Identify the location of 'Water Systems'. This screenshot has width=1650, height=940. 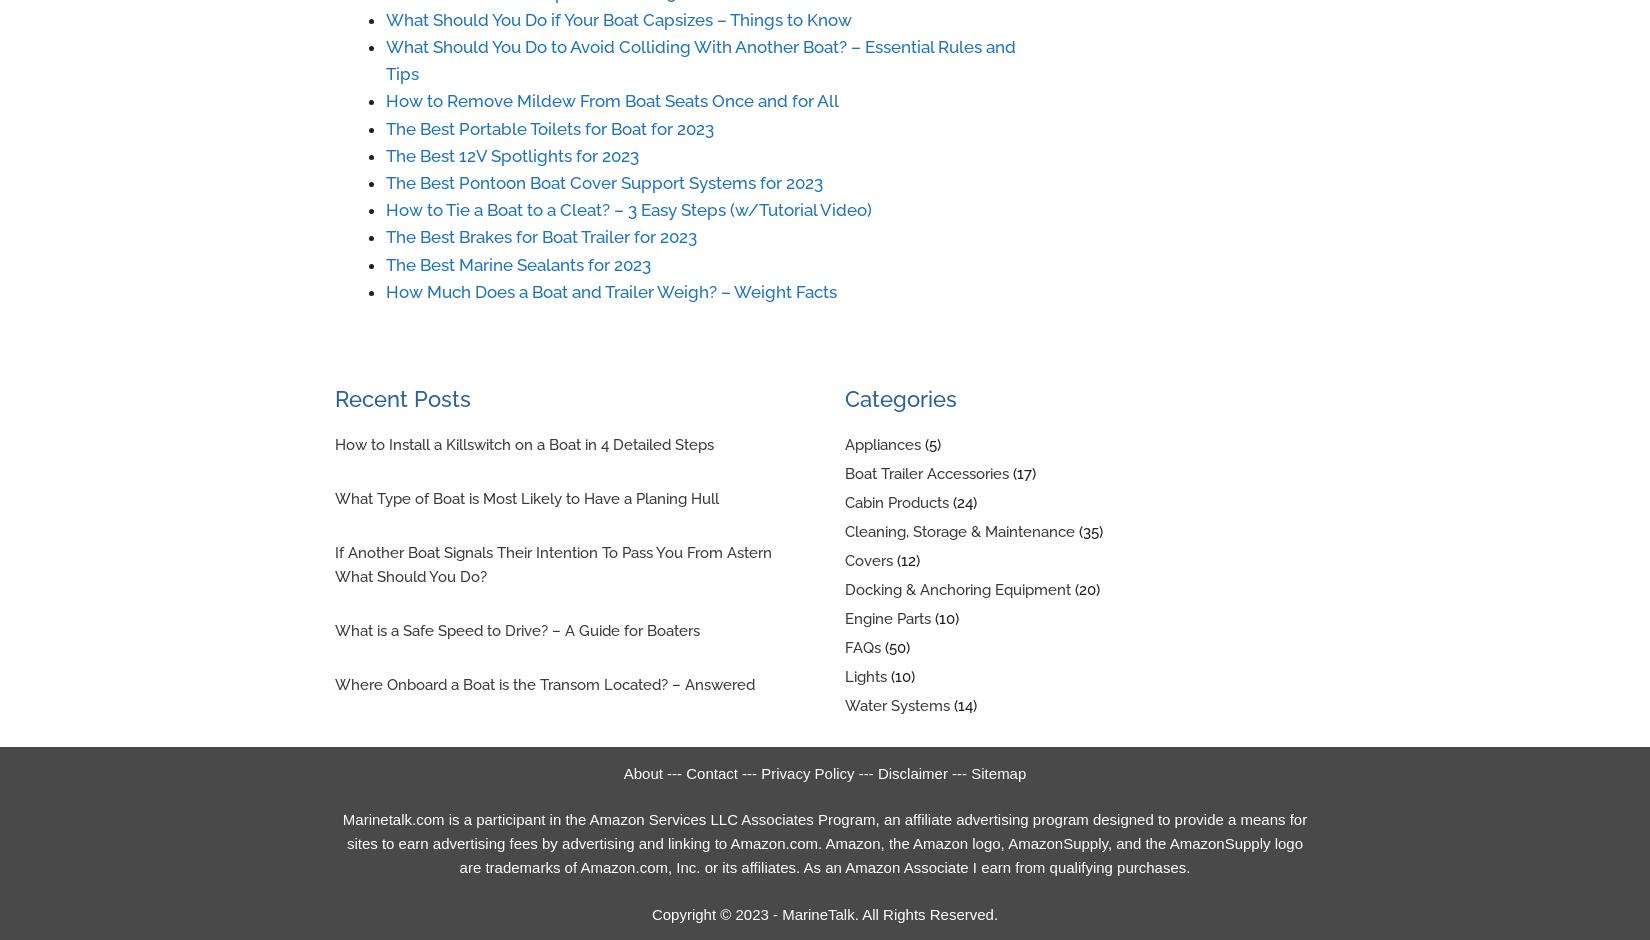
(897, 705).